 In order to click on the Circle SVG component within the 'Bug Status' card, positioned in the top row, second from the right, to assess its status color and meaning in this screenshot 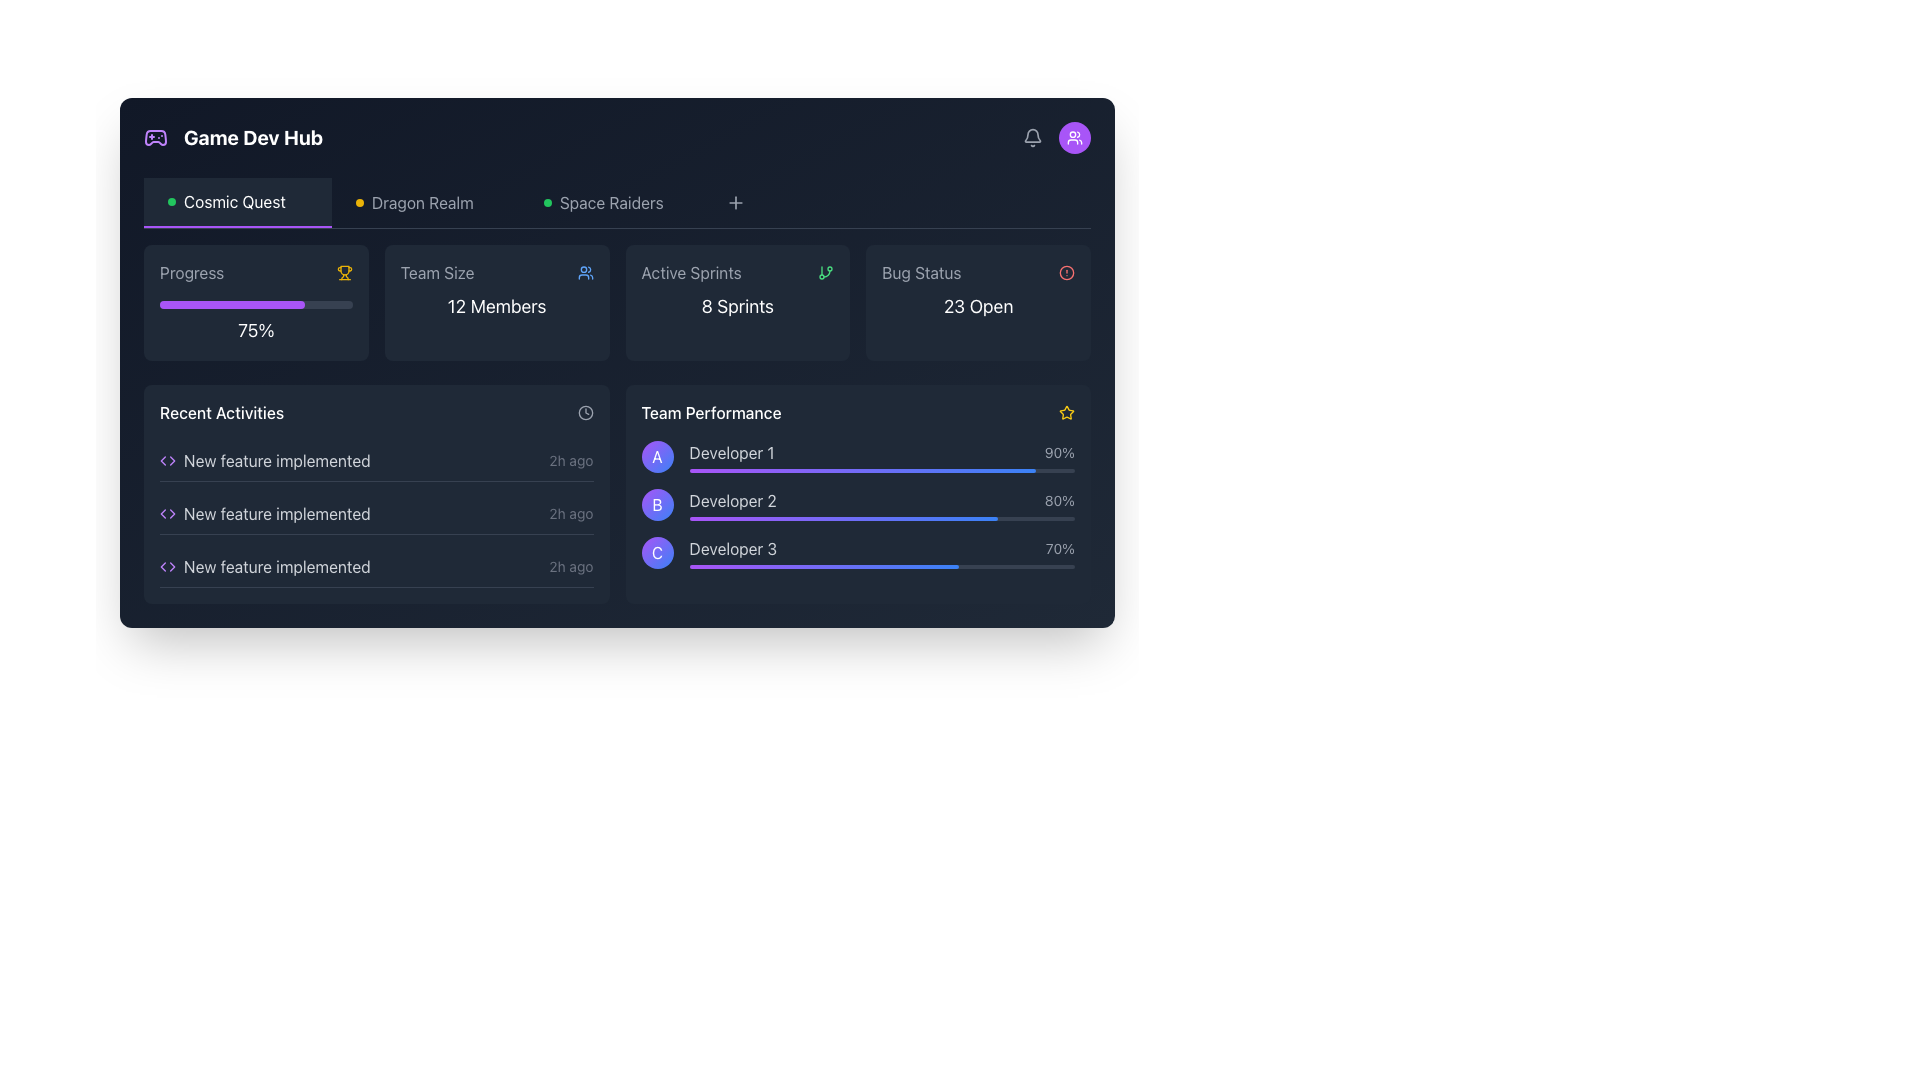, I will do `click(1065, 273)`.